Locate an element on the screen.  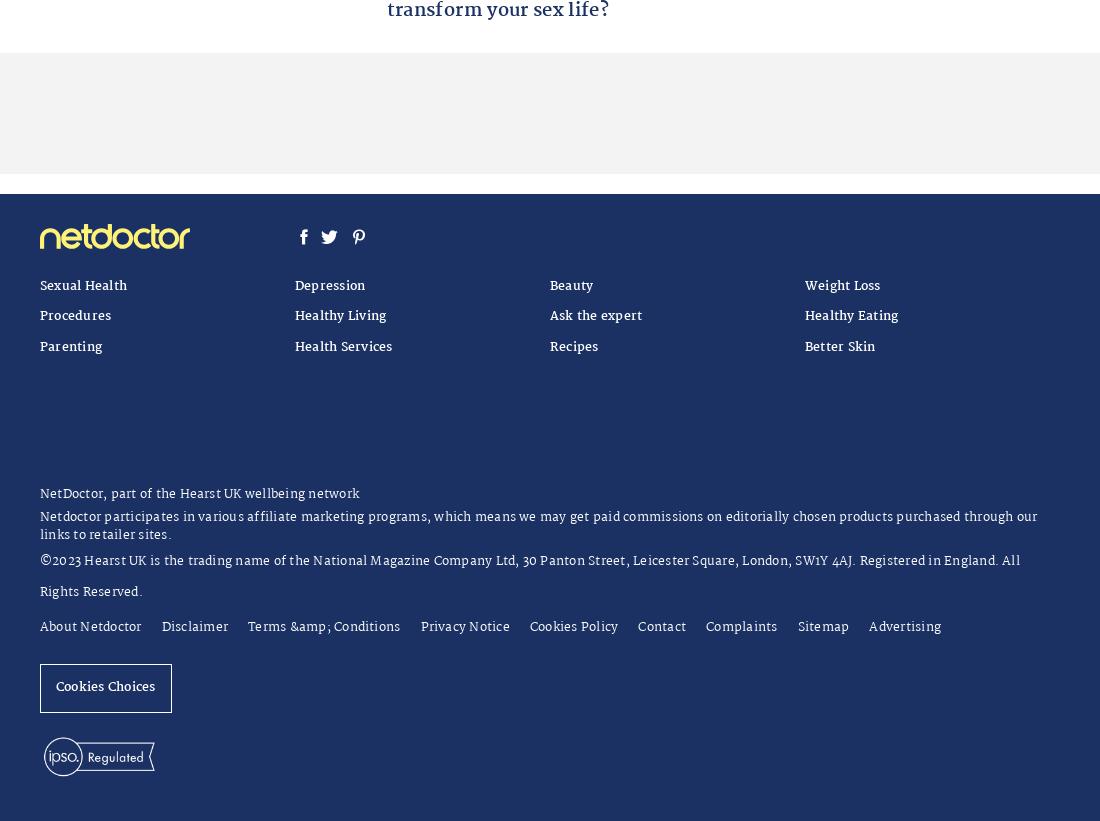
'Weight Loss' is located at coordinates (841, 284).